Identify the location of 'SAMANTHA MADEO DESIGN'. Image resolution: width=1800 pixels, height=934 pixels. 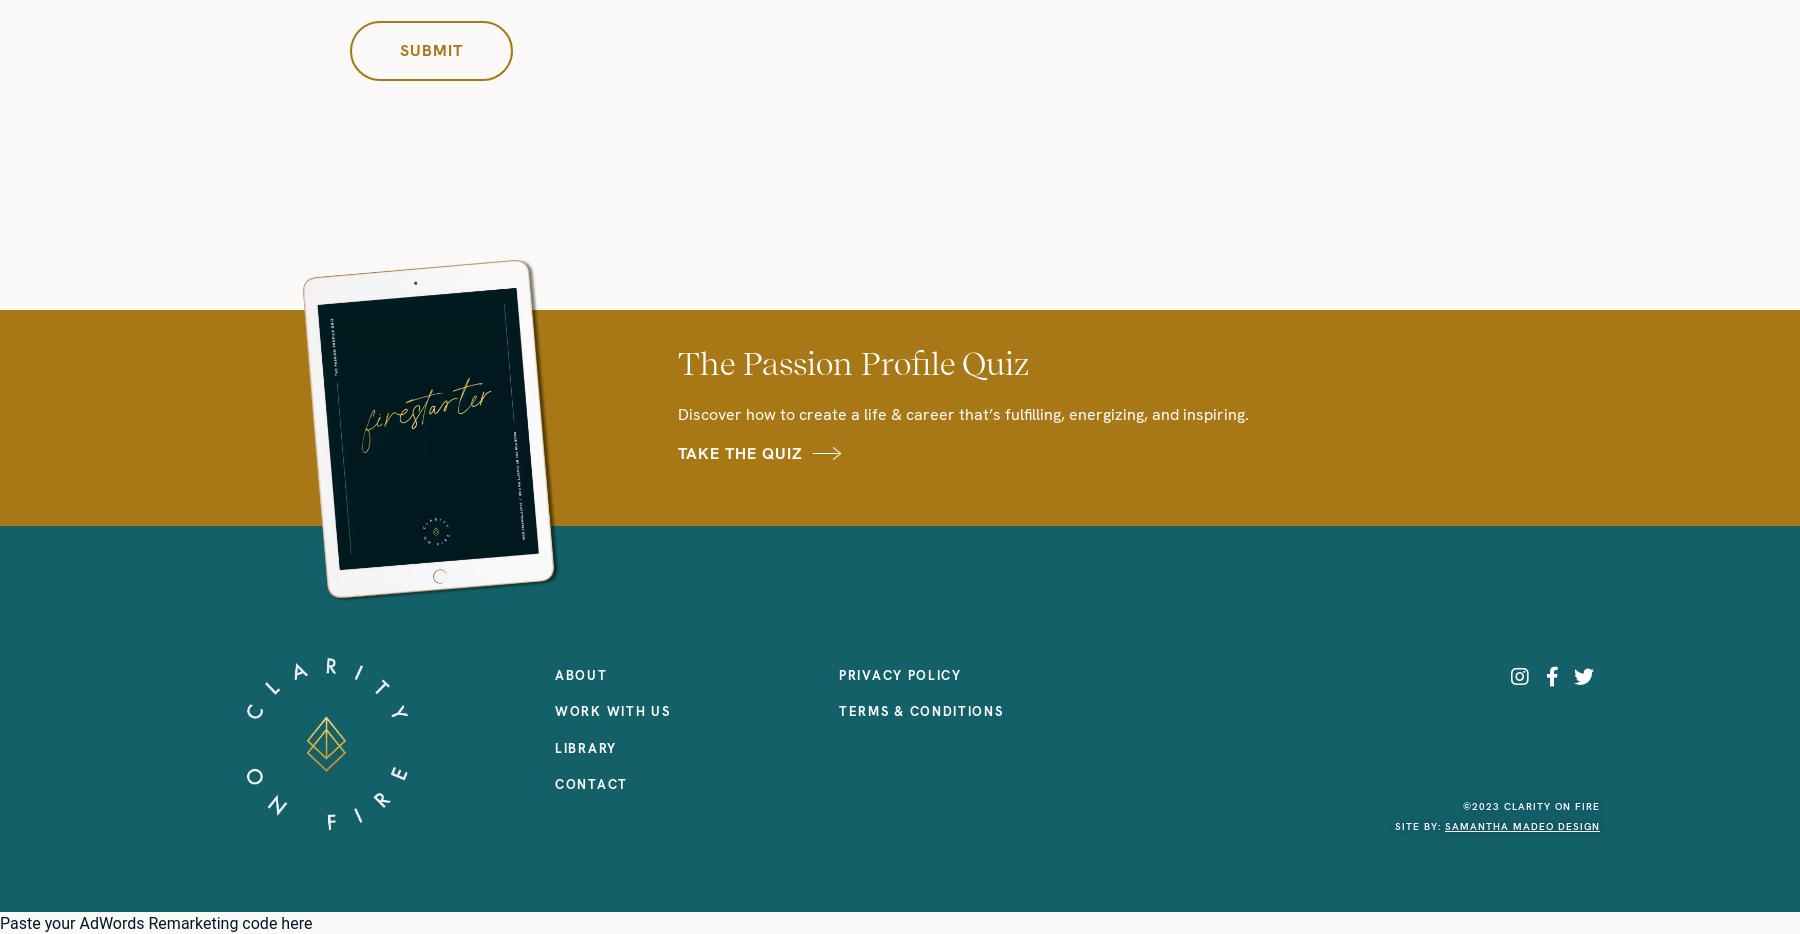
(1522, 826).